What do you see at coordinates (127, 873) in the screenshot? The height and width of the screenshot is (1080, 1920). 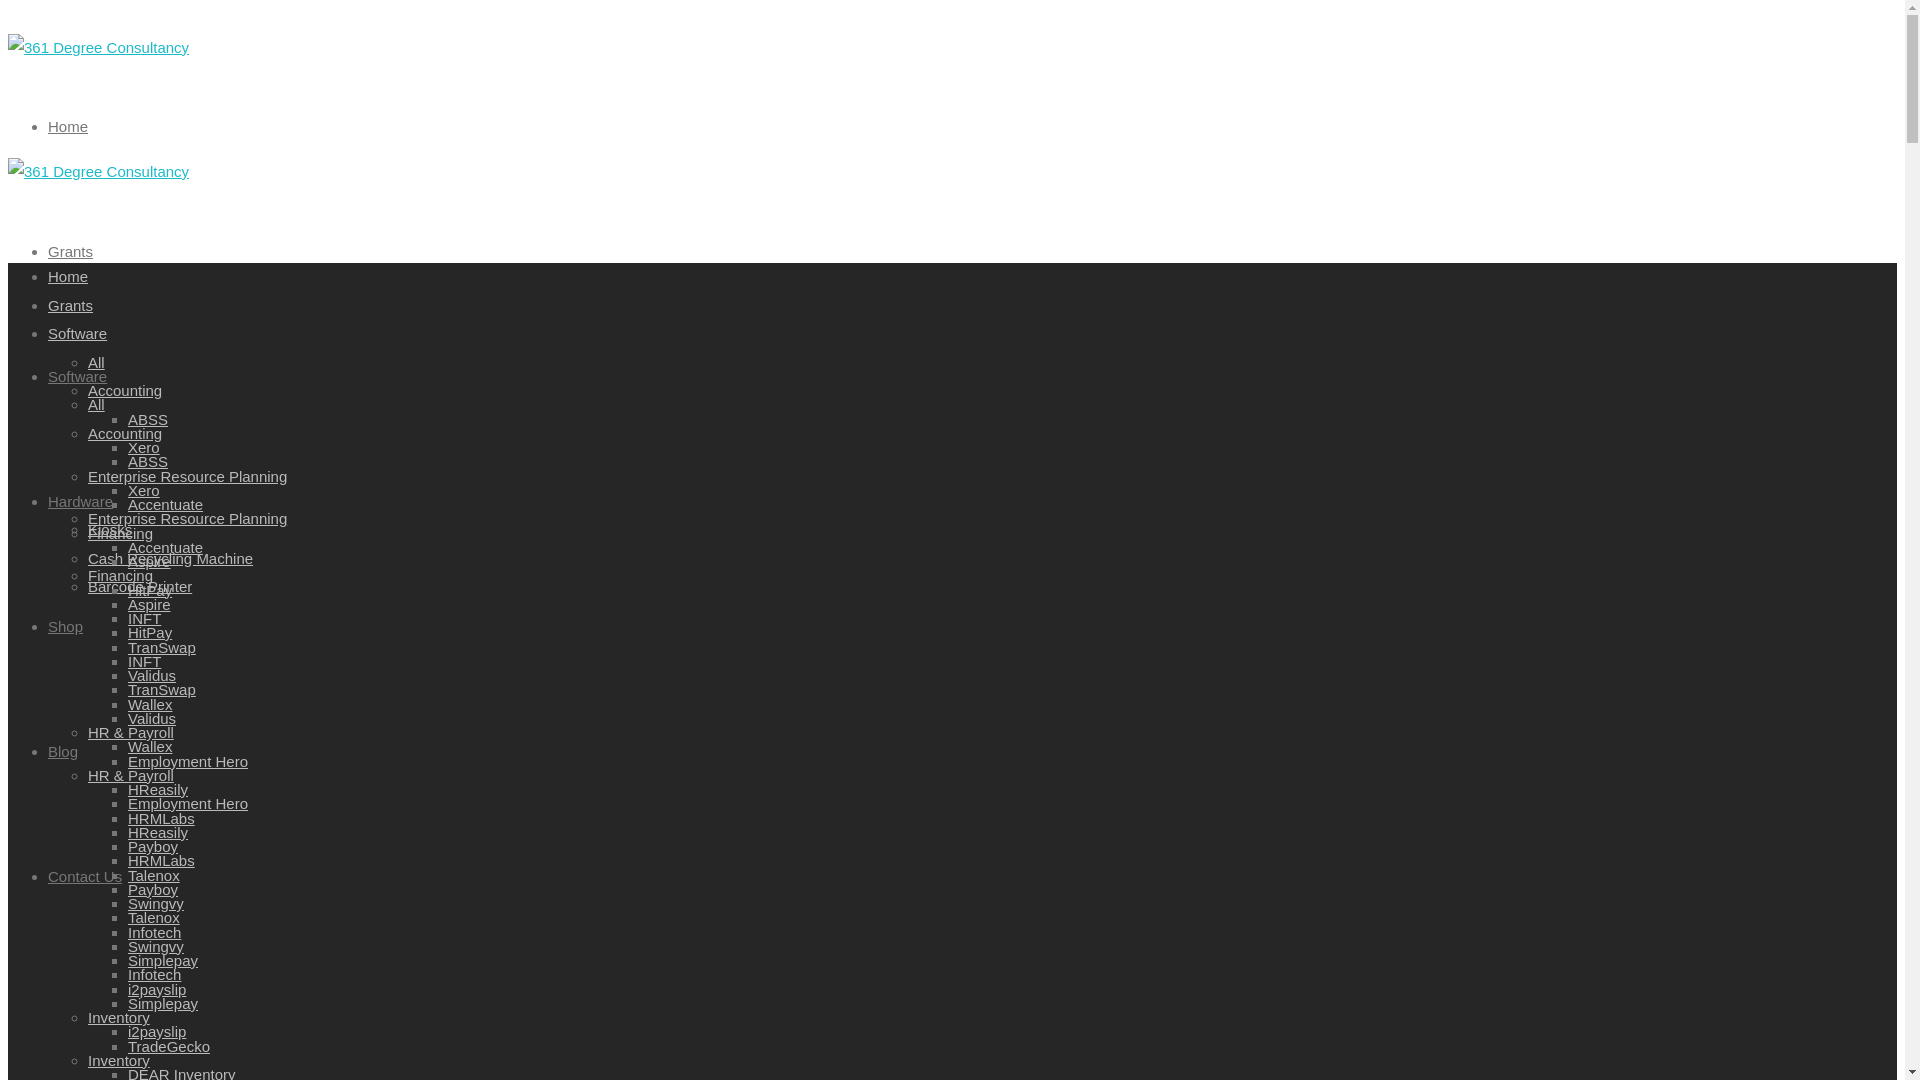 I see `'Talenox'` at bounding box center [127, 873].